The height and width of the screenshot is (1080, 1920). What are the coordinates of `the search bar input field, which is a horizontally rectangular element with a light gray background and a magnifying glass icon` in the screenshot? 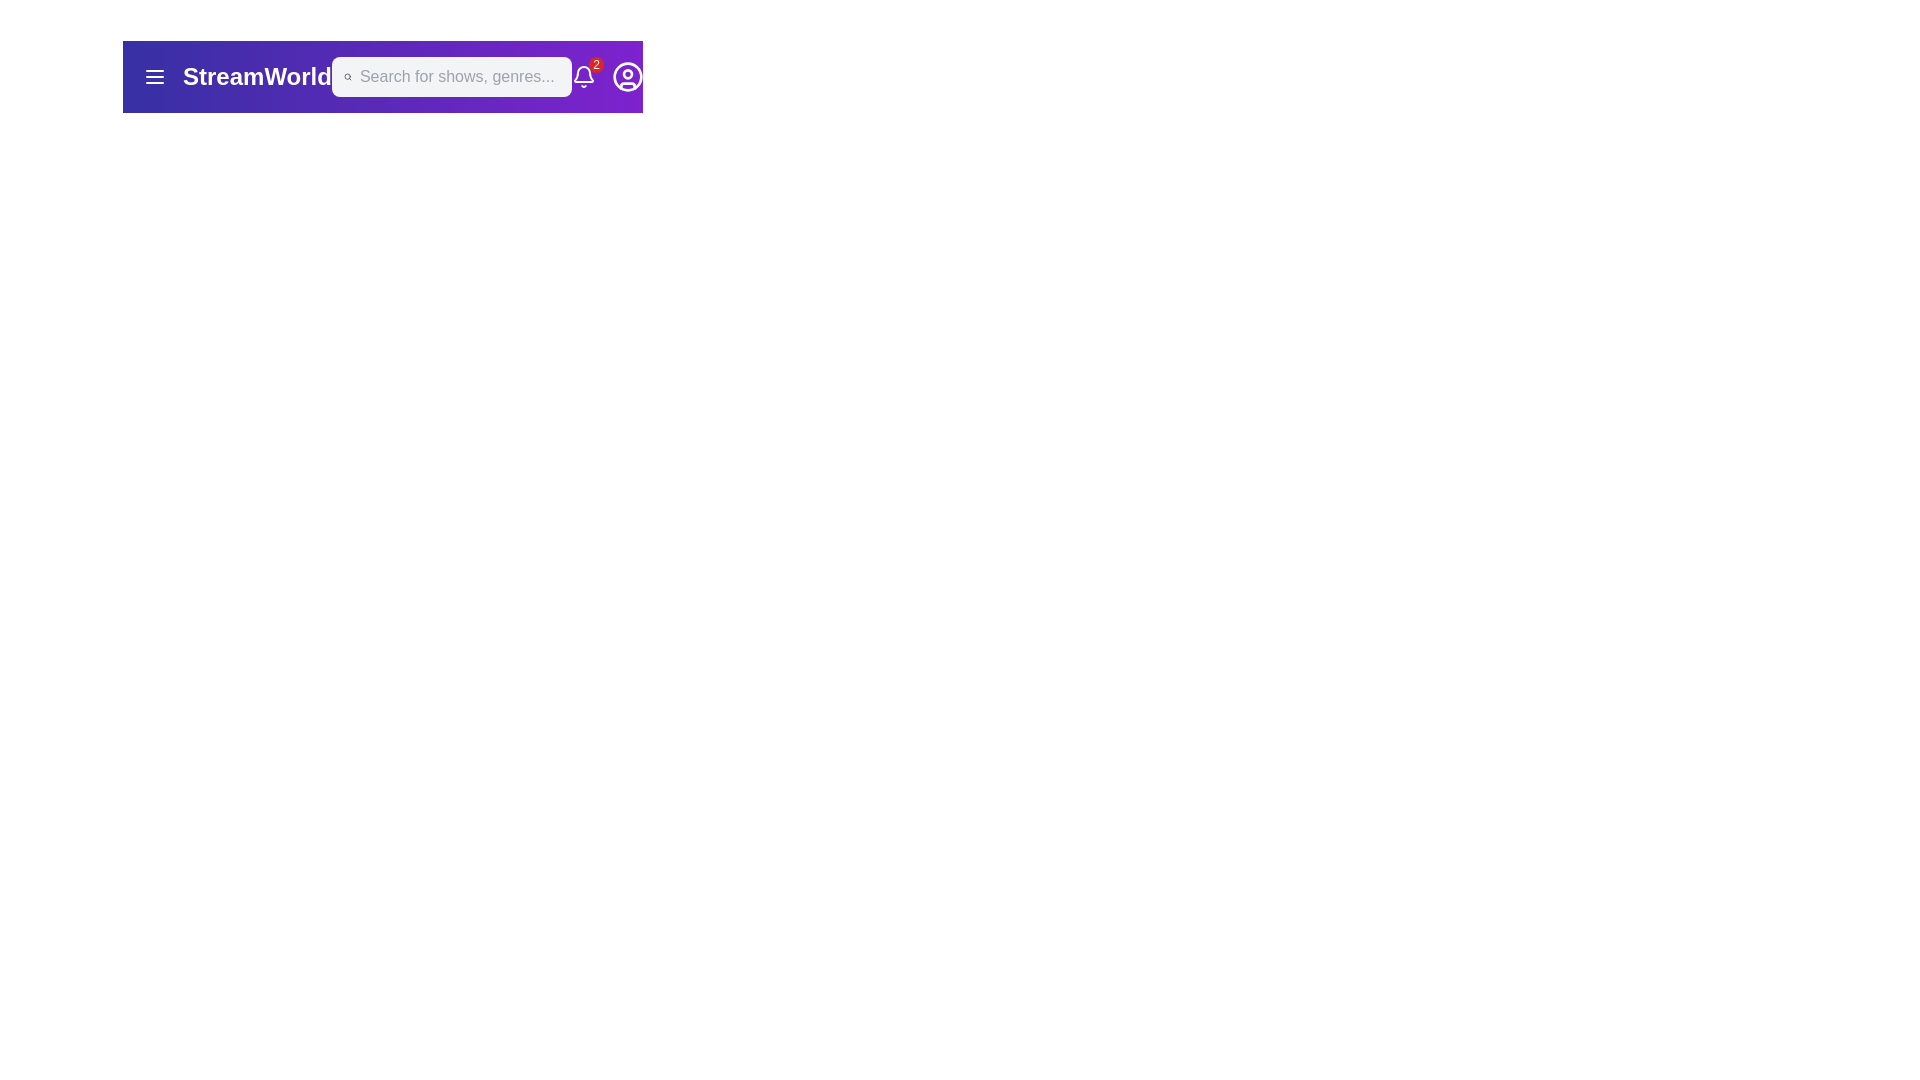 It's located at (450, 76).